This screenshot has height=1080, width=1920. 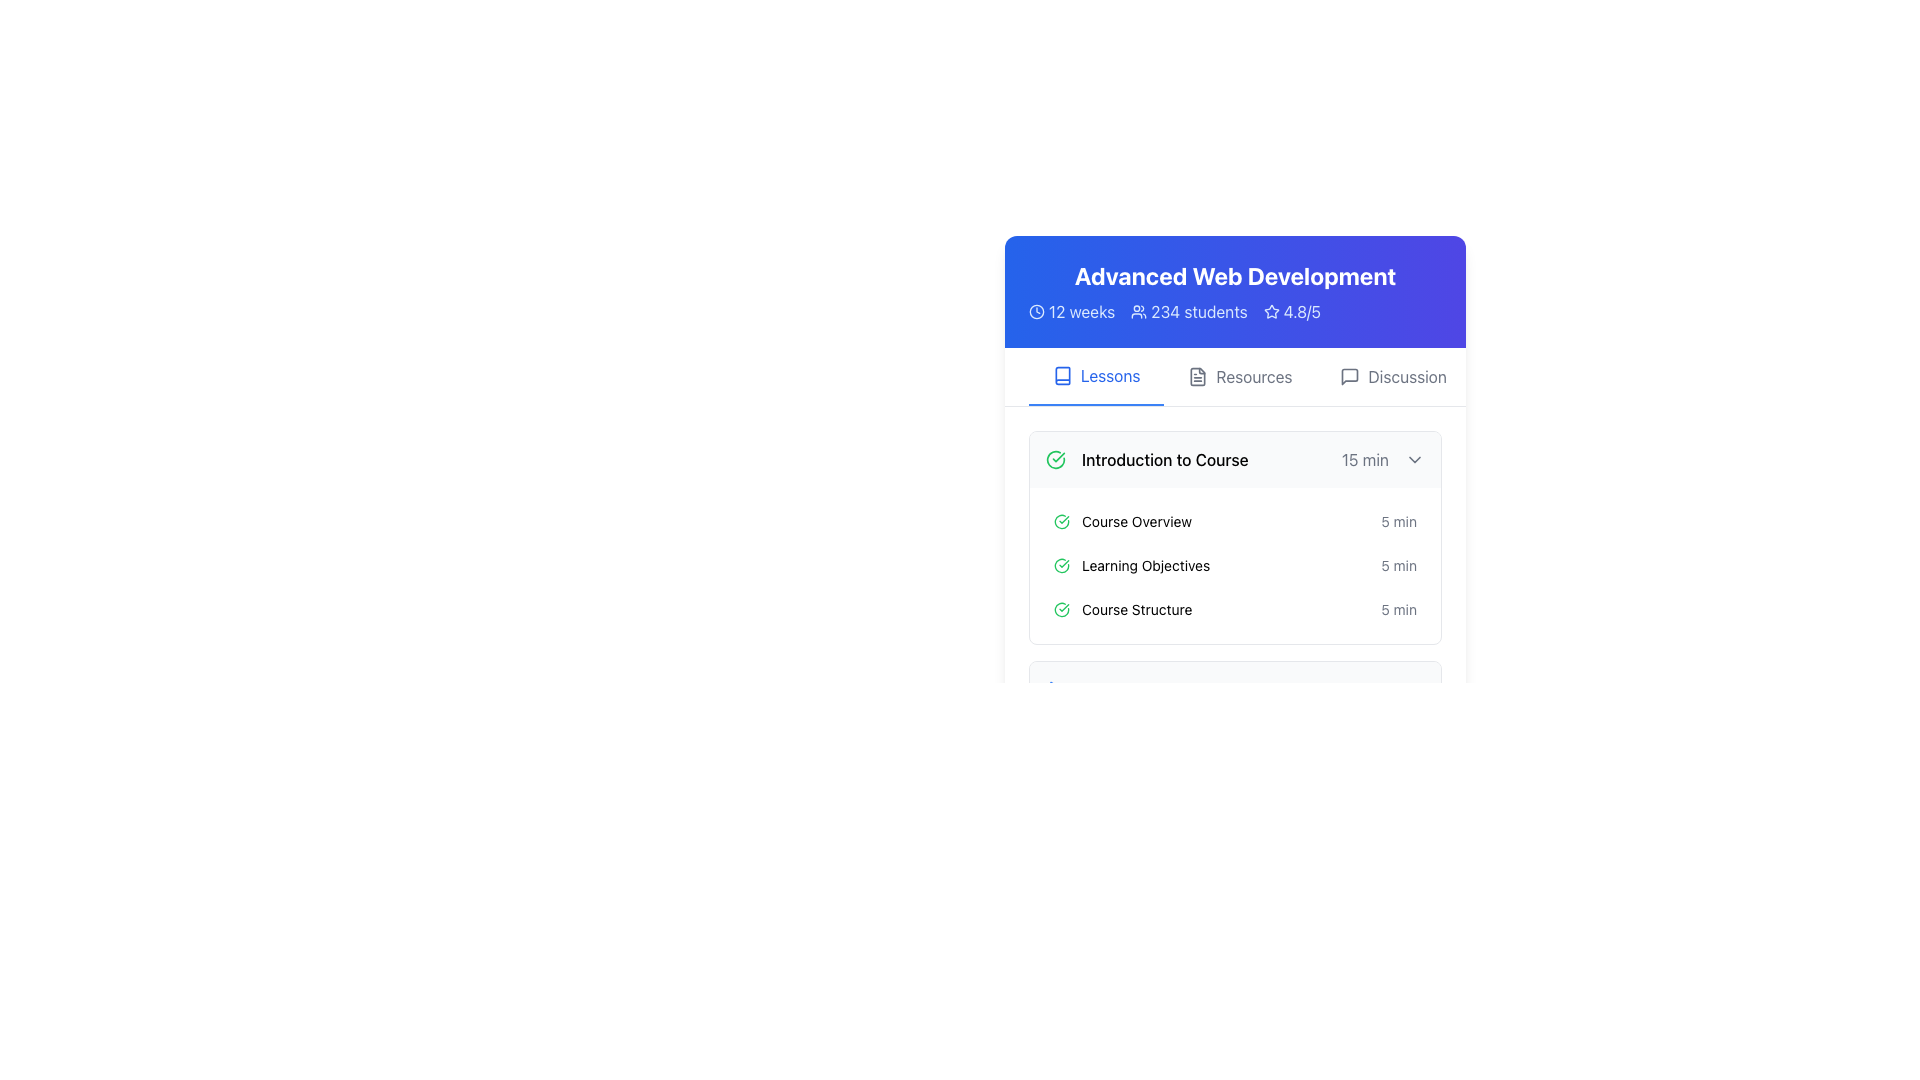 I want to click on the small, circular green checkmark icon that is located to the left of the 'Course Overview' text in the 'Introduction to Course' section, so click(x=1060, y=520).